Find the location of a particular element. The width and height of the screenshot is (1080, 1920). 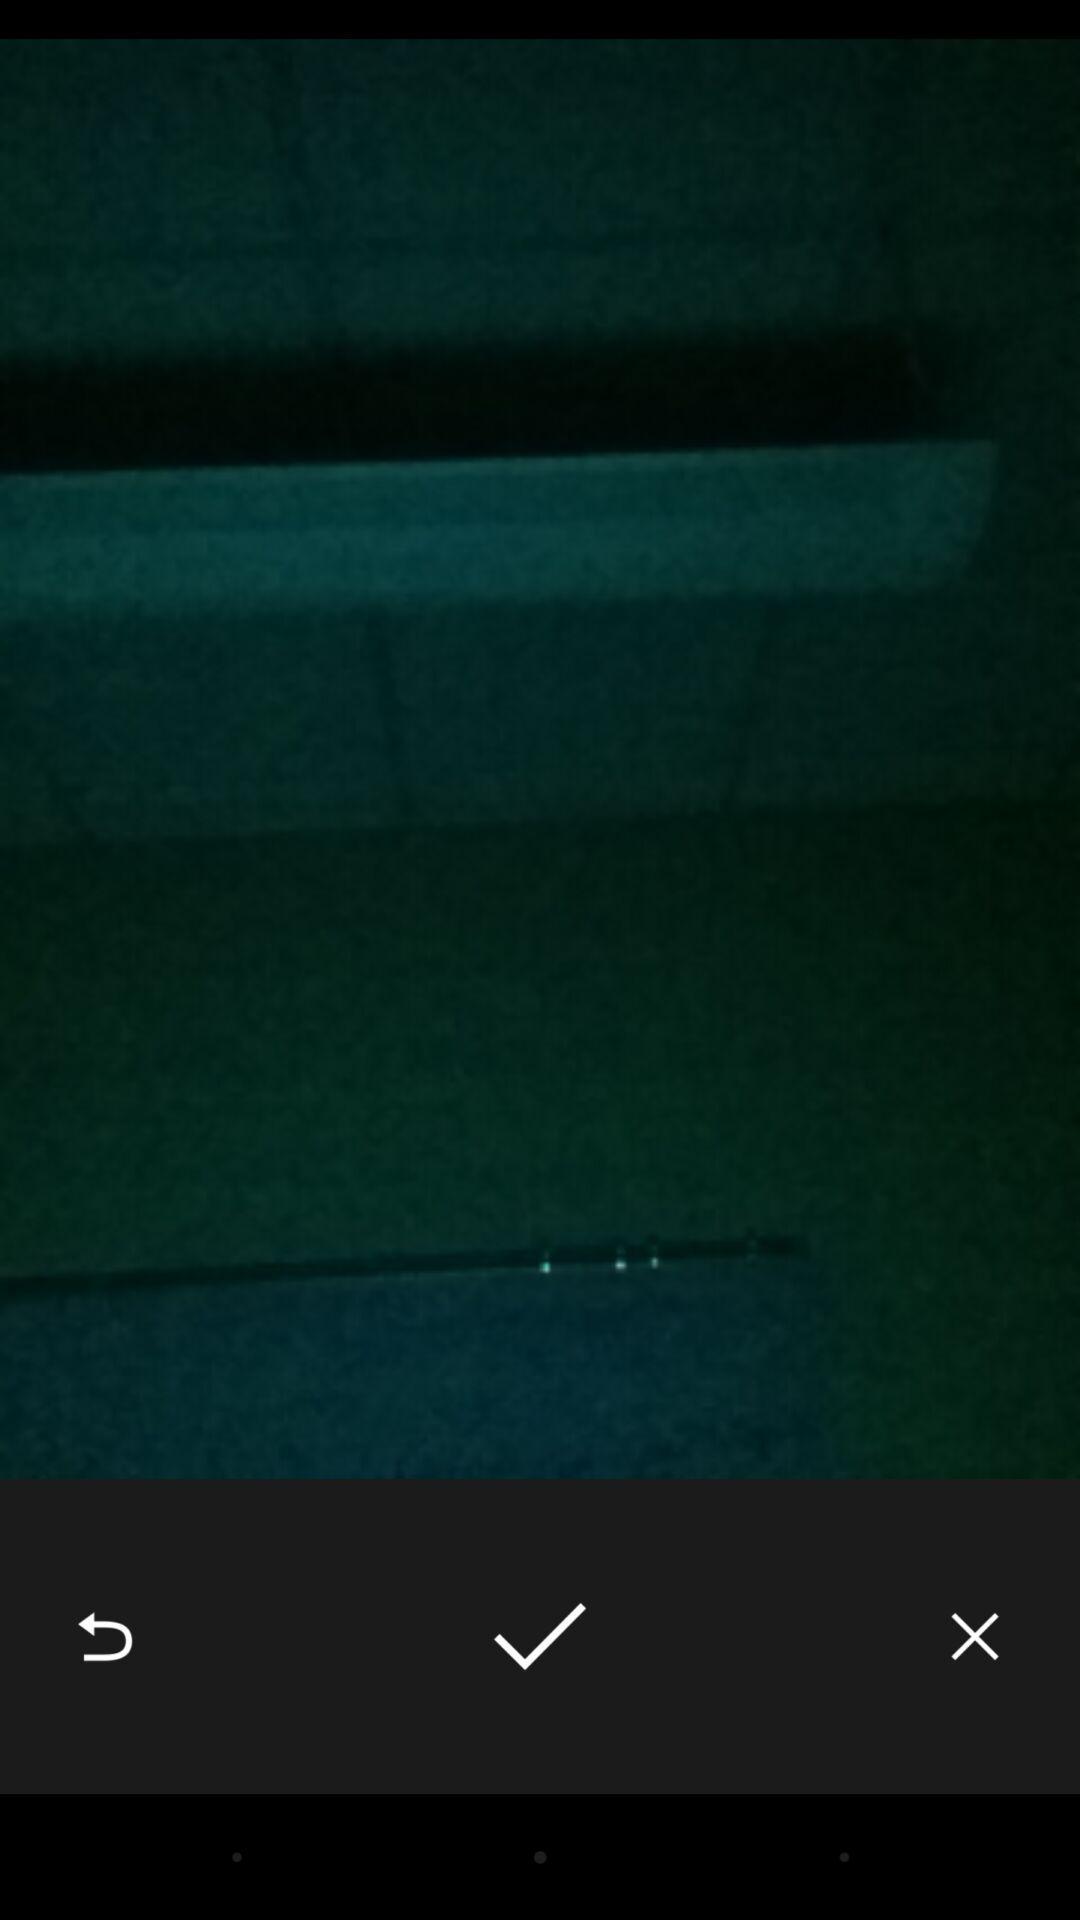

the icon at the bottom left corner is located at coordinates (104, 1636).